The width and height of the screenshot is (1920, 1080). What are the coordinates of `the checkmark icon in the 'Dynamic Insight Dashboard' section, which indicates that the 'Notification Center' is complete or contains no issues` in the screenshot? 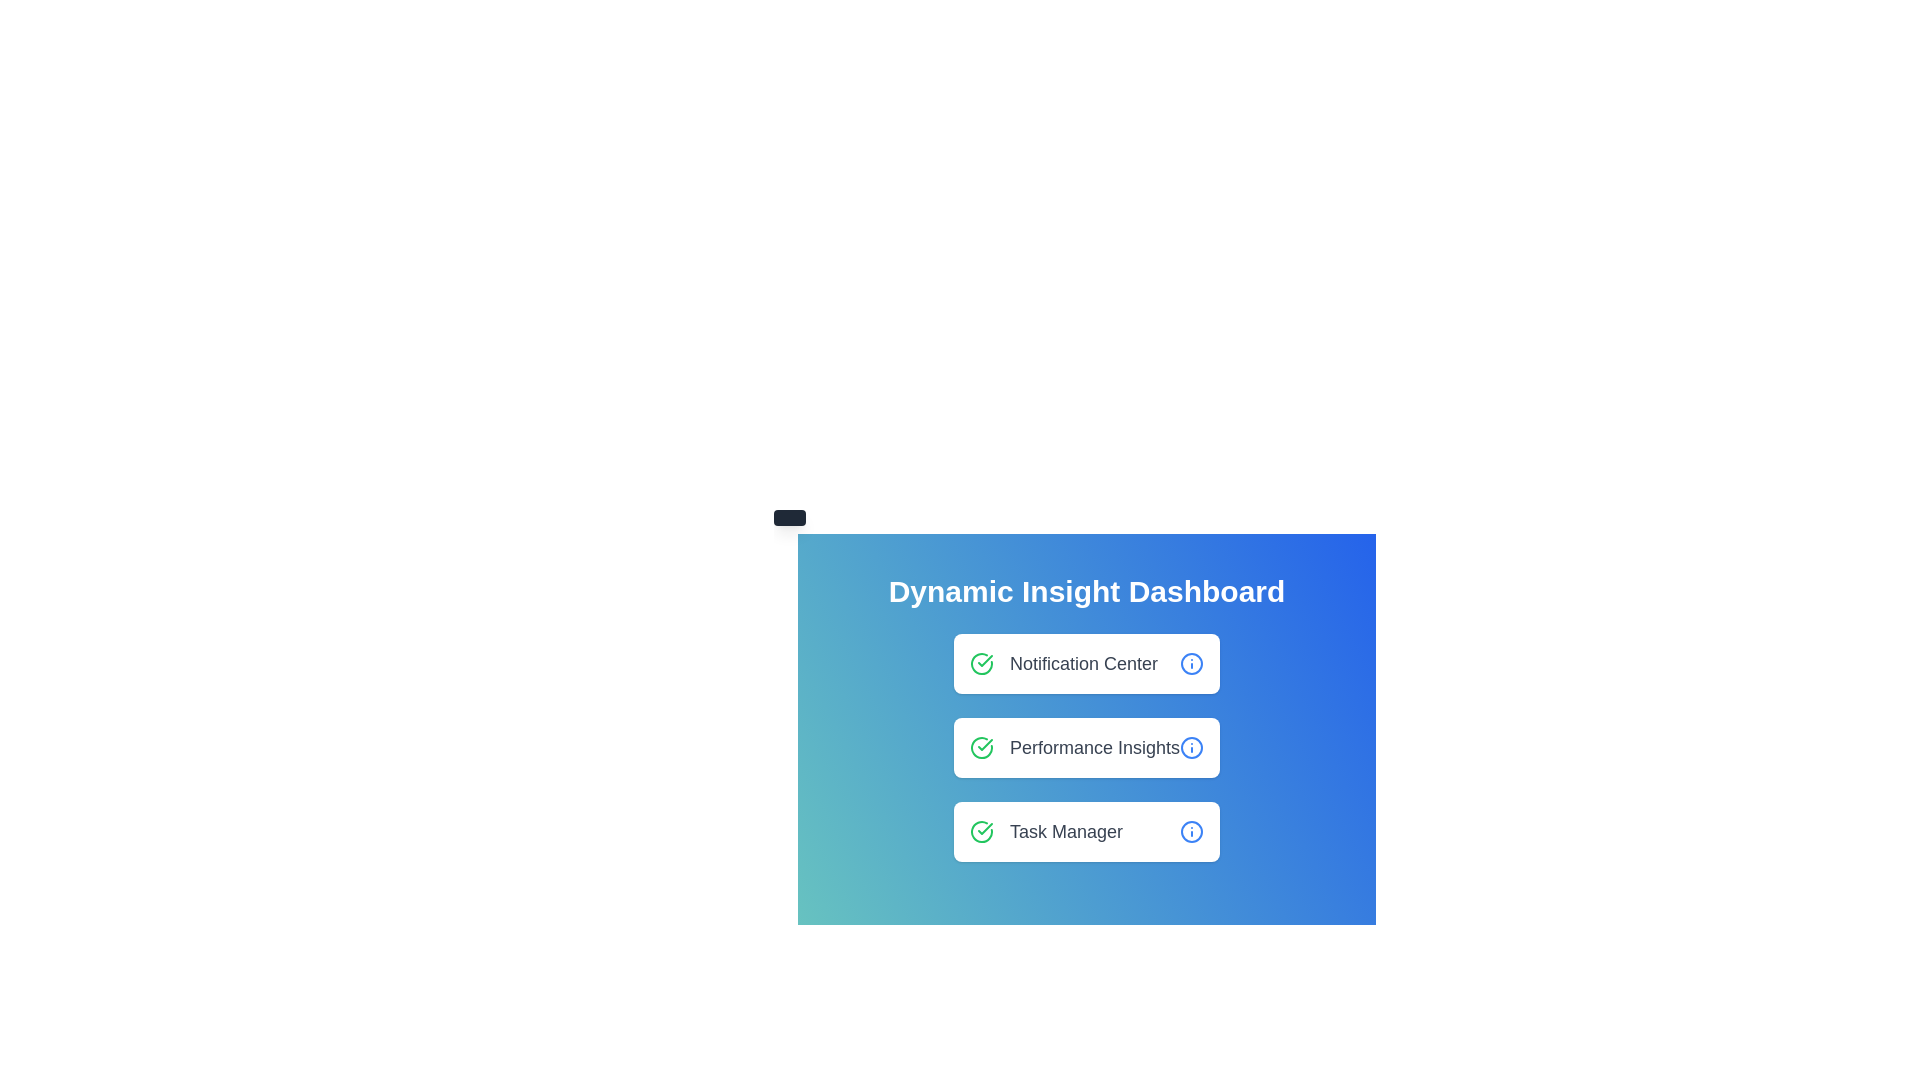 It's located at (985, 744).